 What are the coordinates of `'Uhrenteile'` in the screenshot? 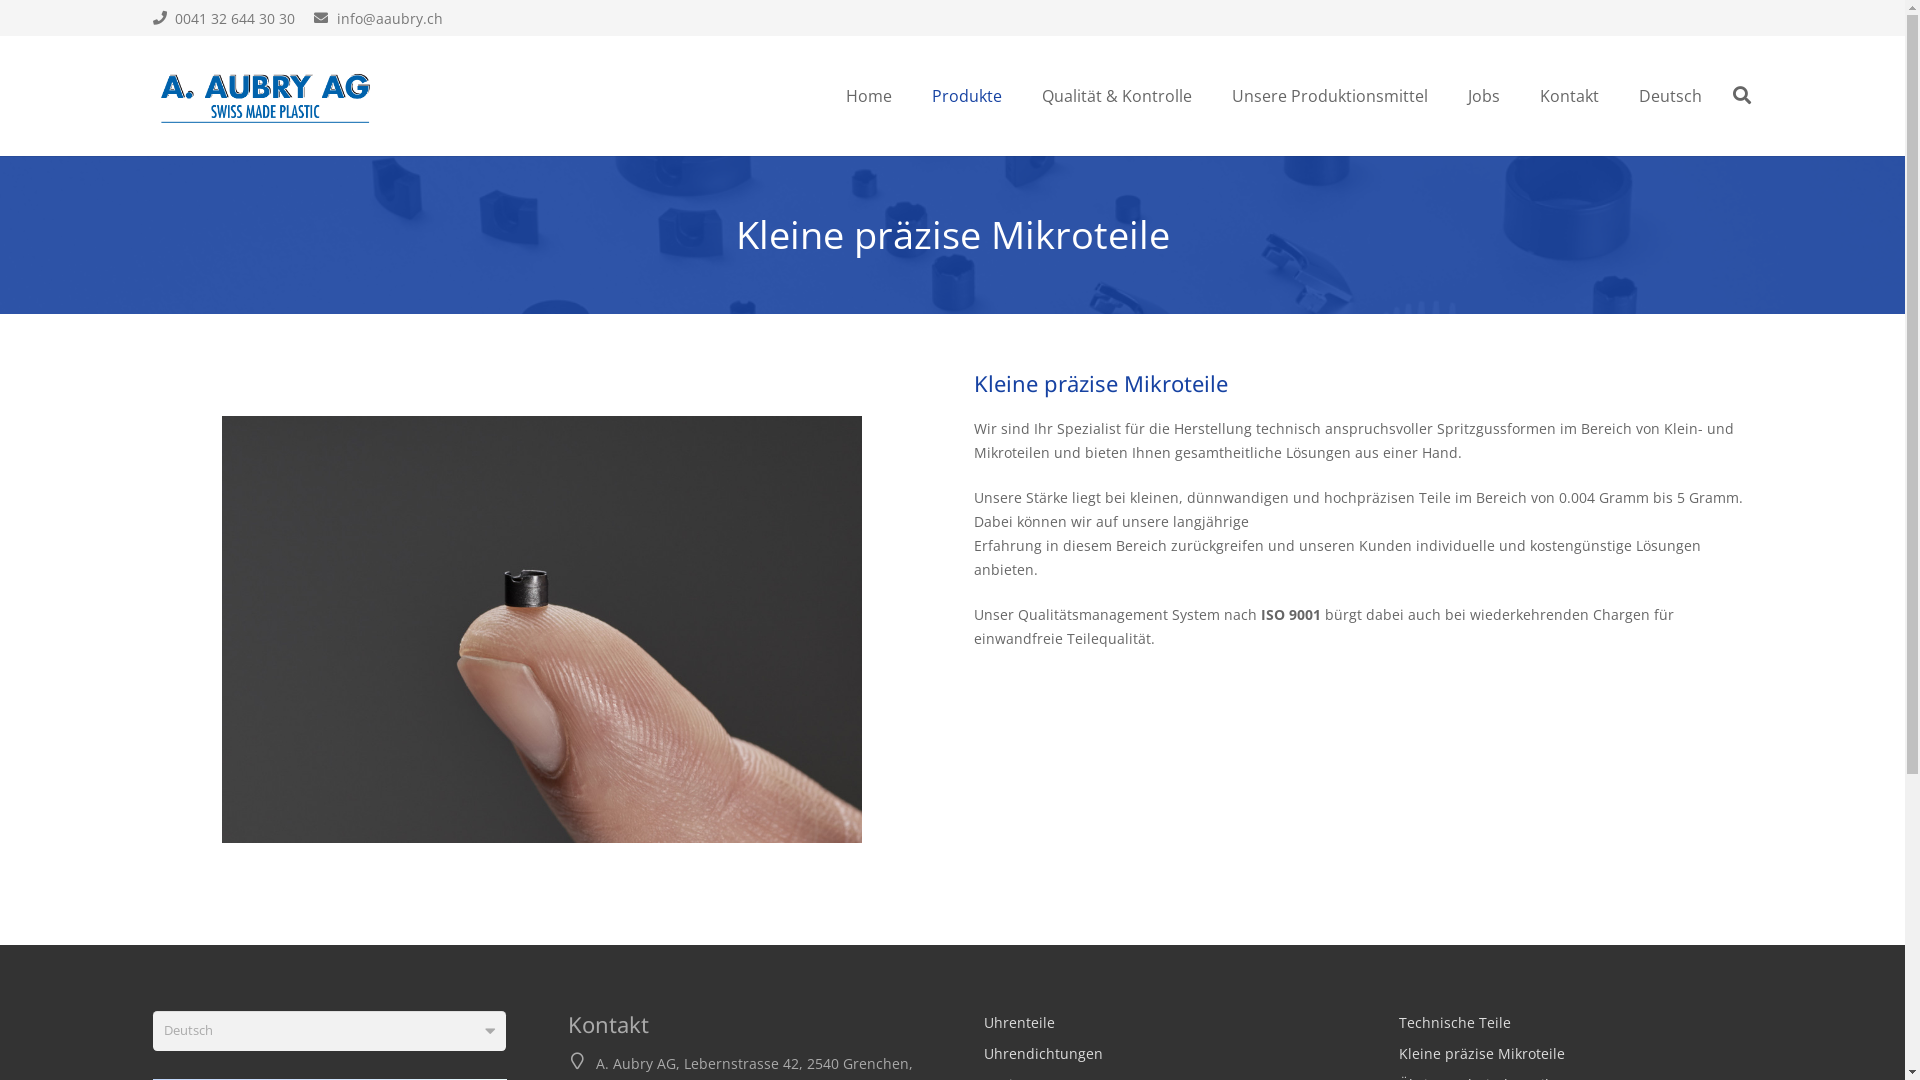 It's located at (1019, 1022).